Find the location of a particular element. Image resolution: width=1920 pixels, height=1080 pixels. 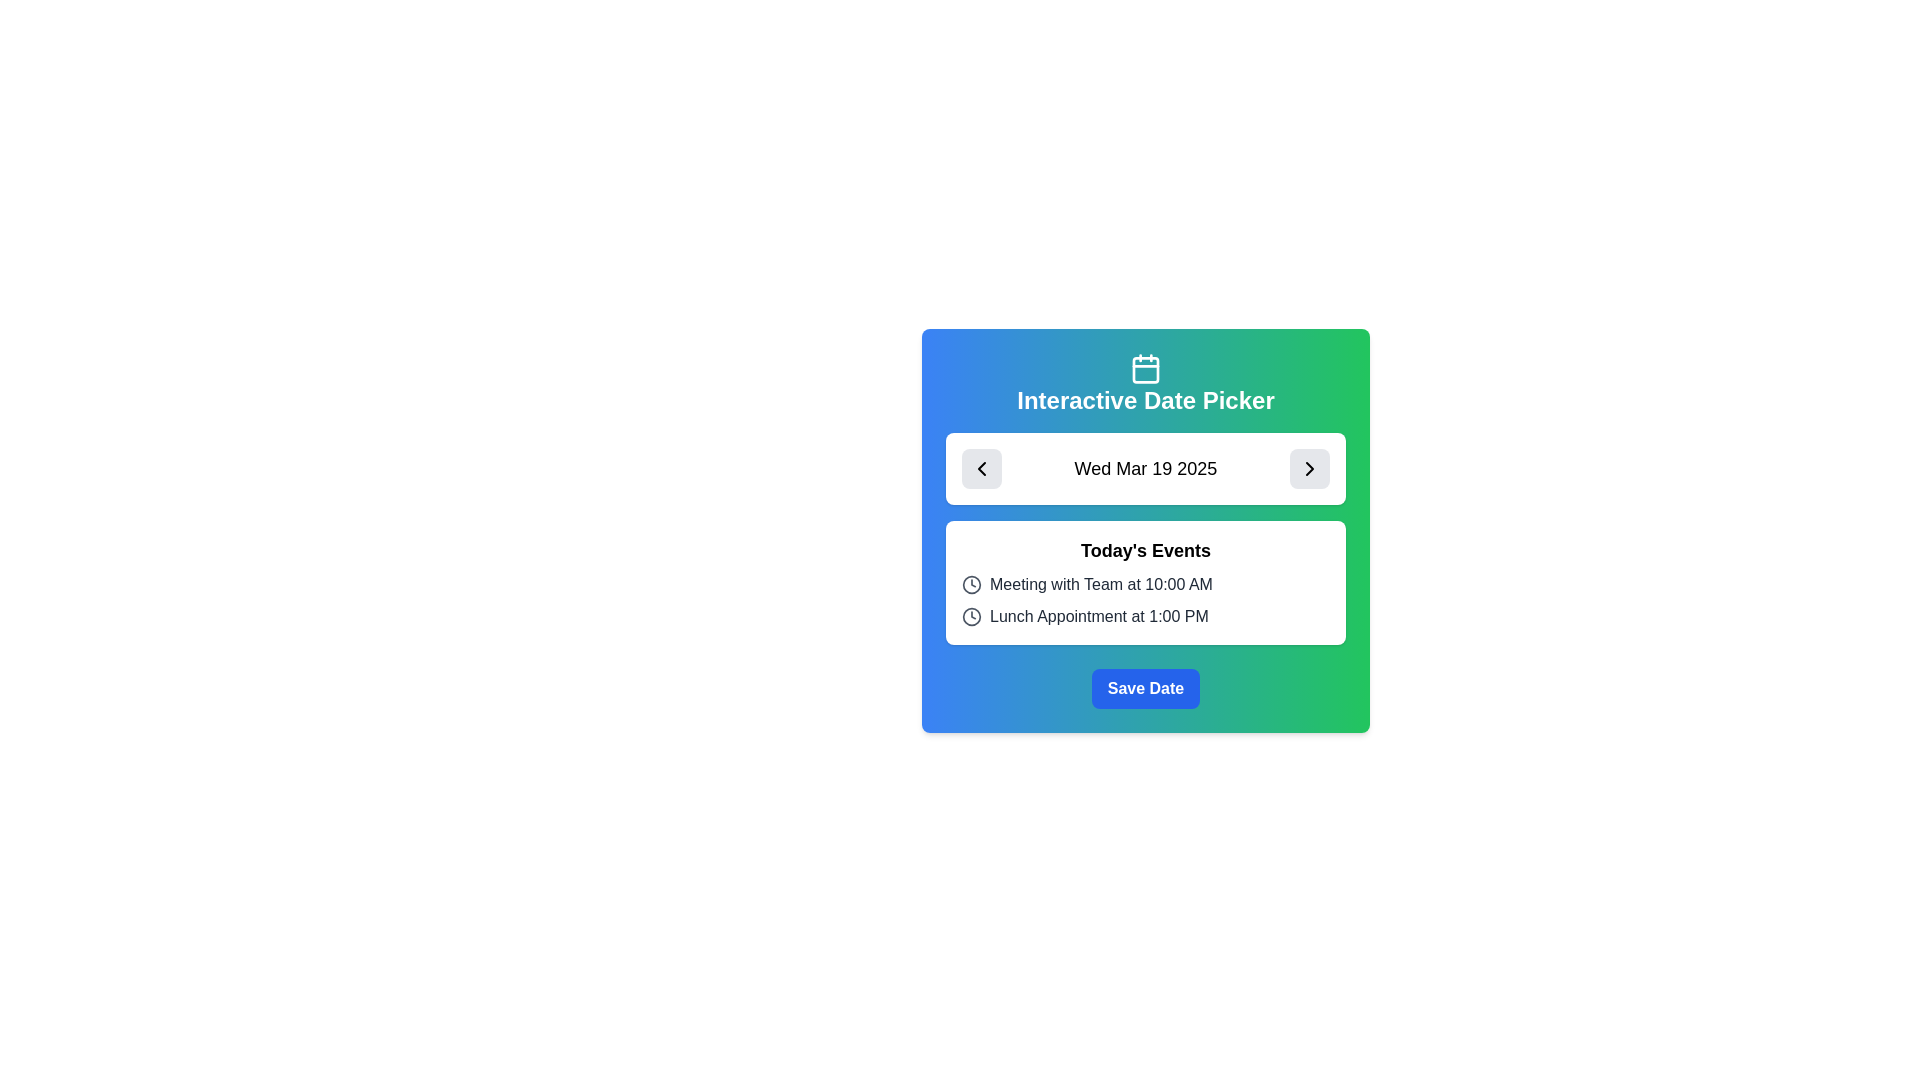

the circular SVG icon representing the outer border of the clock shape in the events section of the card UI, located to the left of the 'Lunch Appointment at 1:00 PM' text is located at coordinates (971, 585).